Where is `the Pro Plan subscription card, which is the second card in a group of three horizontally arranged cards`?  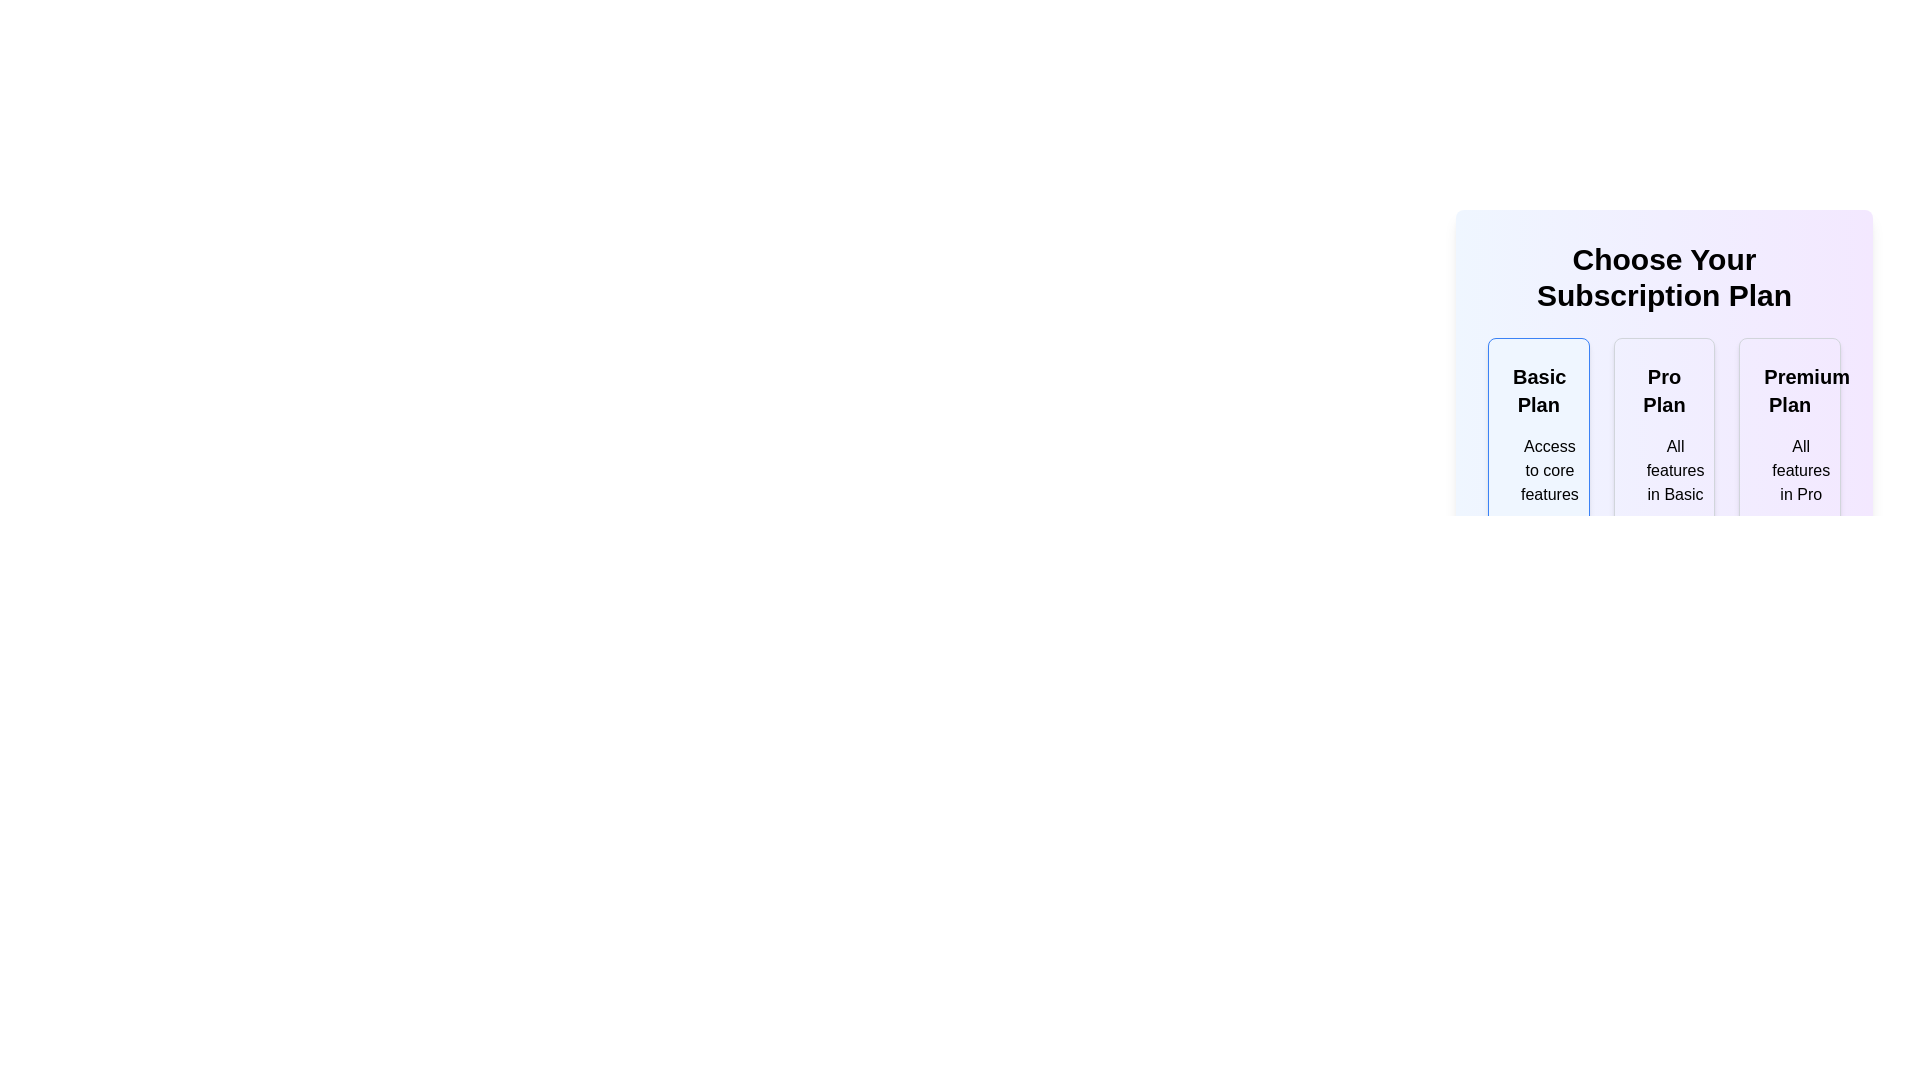
the Pro Plan subscription card, which is the second card in a group of three horizontally arranged cards is located at coordinates (1664, 523).